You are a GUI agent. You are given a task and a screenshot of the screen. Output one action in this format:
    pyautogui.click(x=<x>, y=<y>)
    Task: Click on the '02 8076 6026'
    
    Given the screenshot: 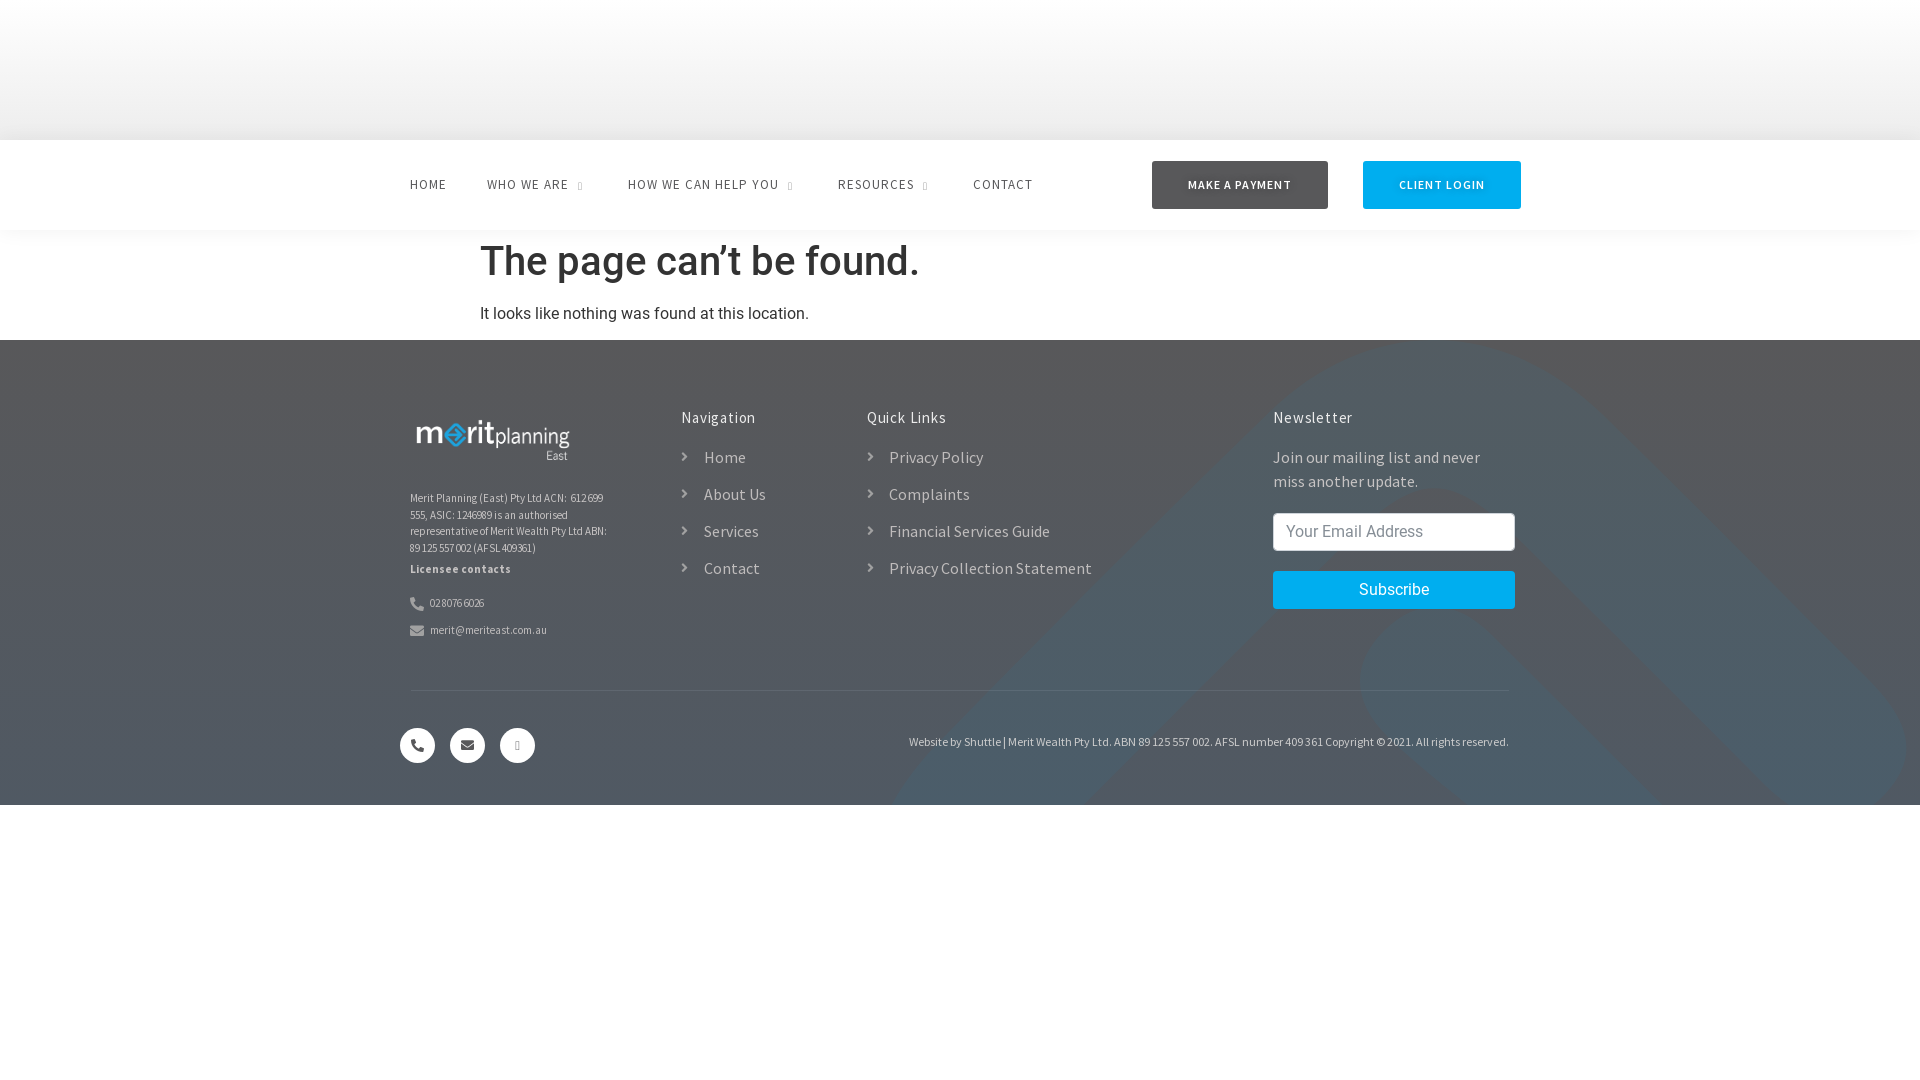 What is the action you would take?
    pyautogui.click(x=520, y=603)
    